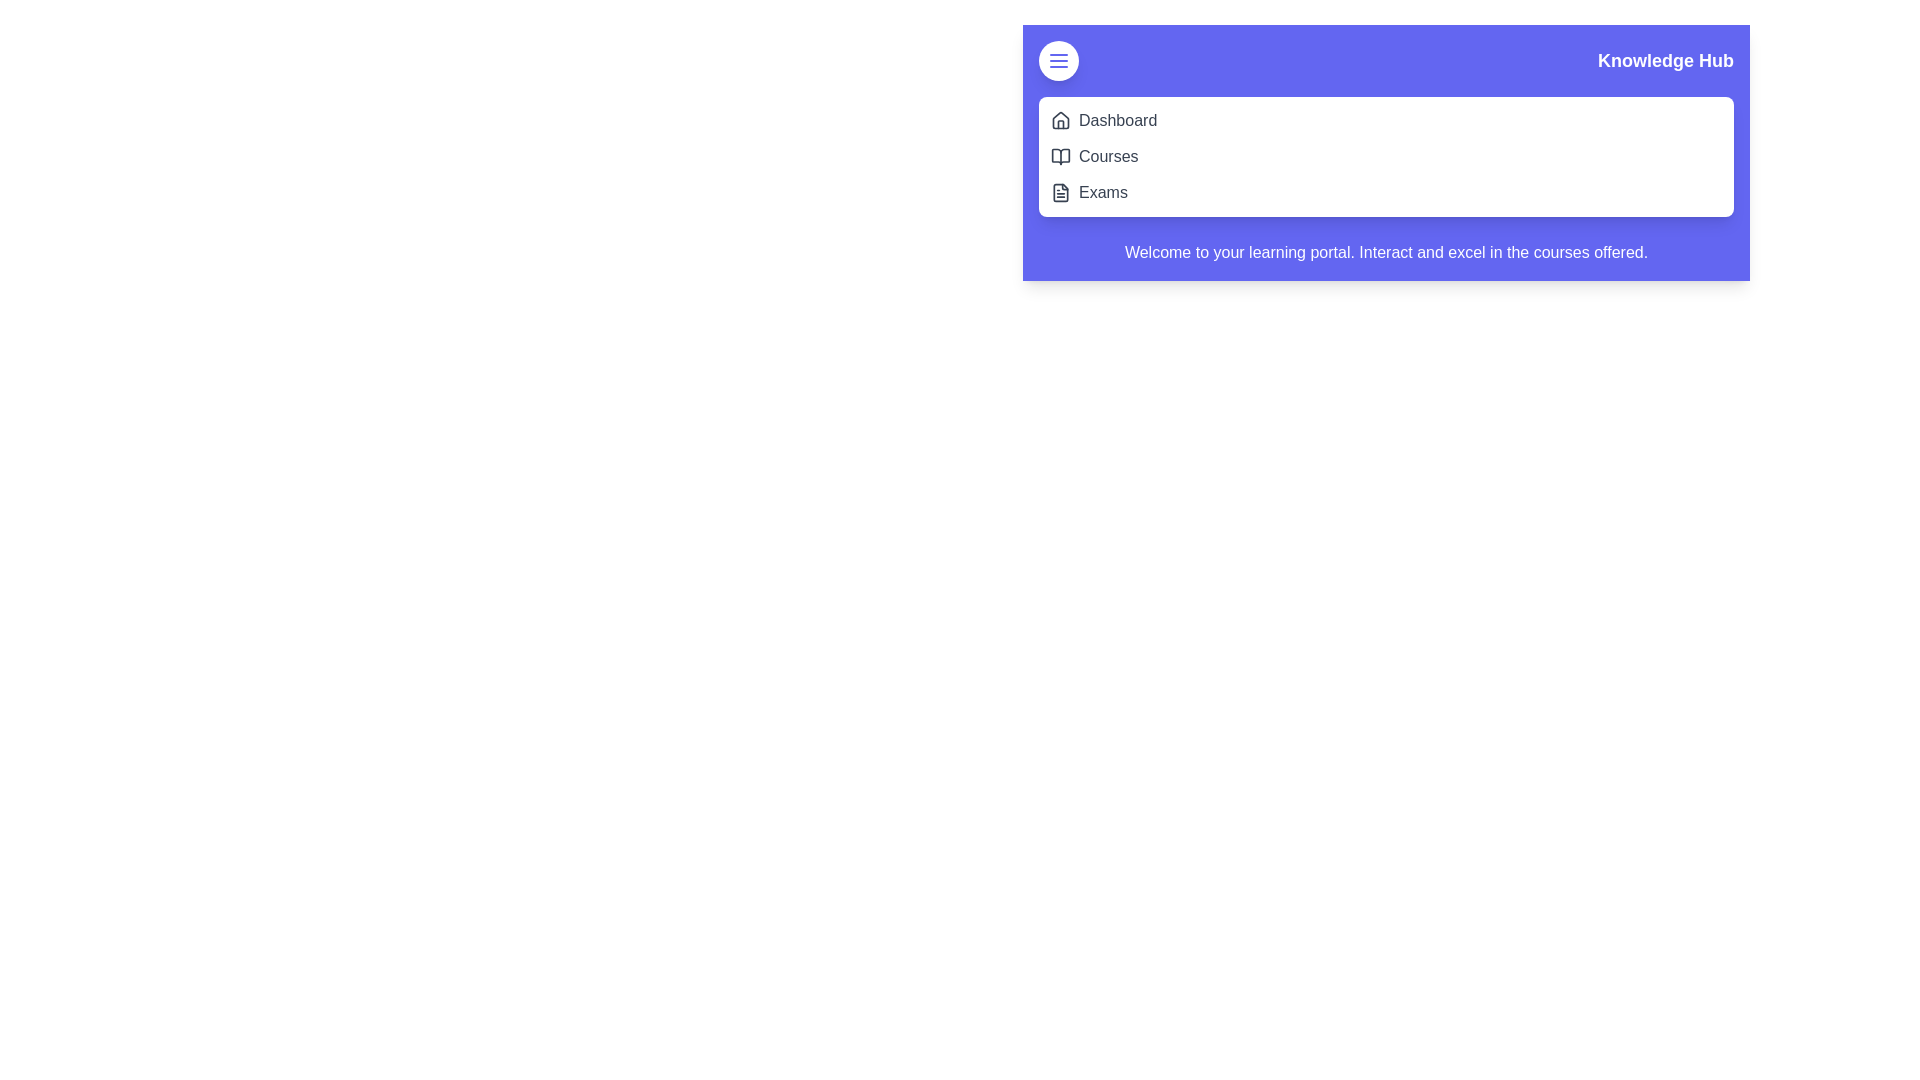 This screenshot has height=1080, width=1920. What do you see at coordinates (1117, 120) in the screenshot?
I see `the 'Dashboard' menu item` at bounding box center [1117, 120].